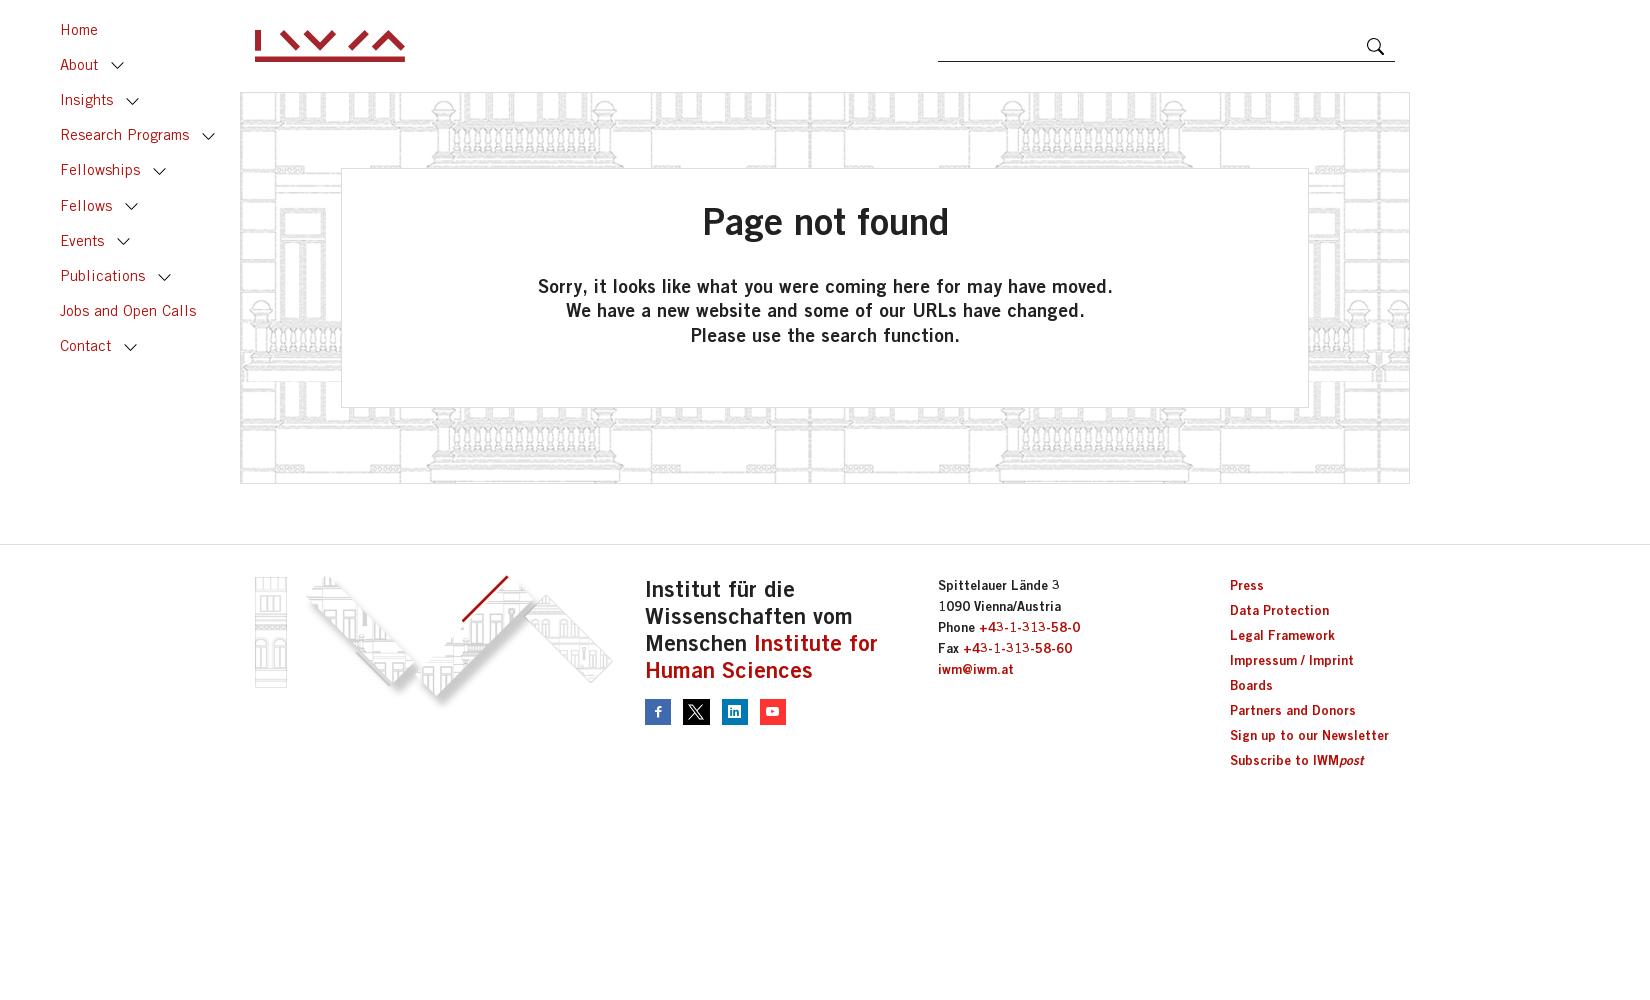 The image size is (1650, 1000). What do you see at coordinates (949, 648) in the screenshot?
I see `'Fax'` at bounding box center [949, 648].